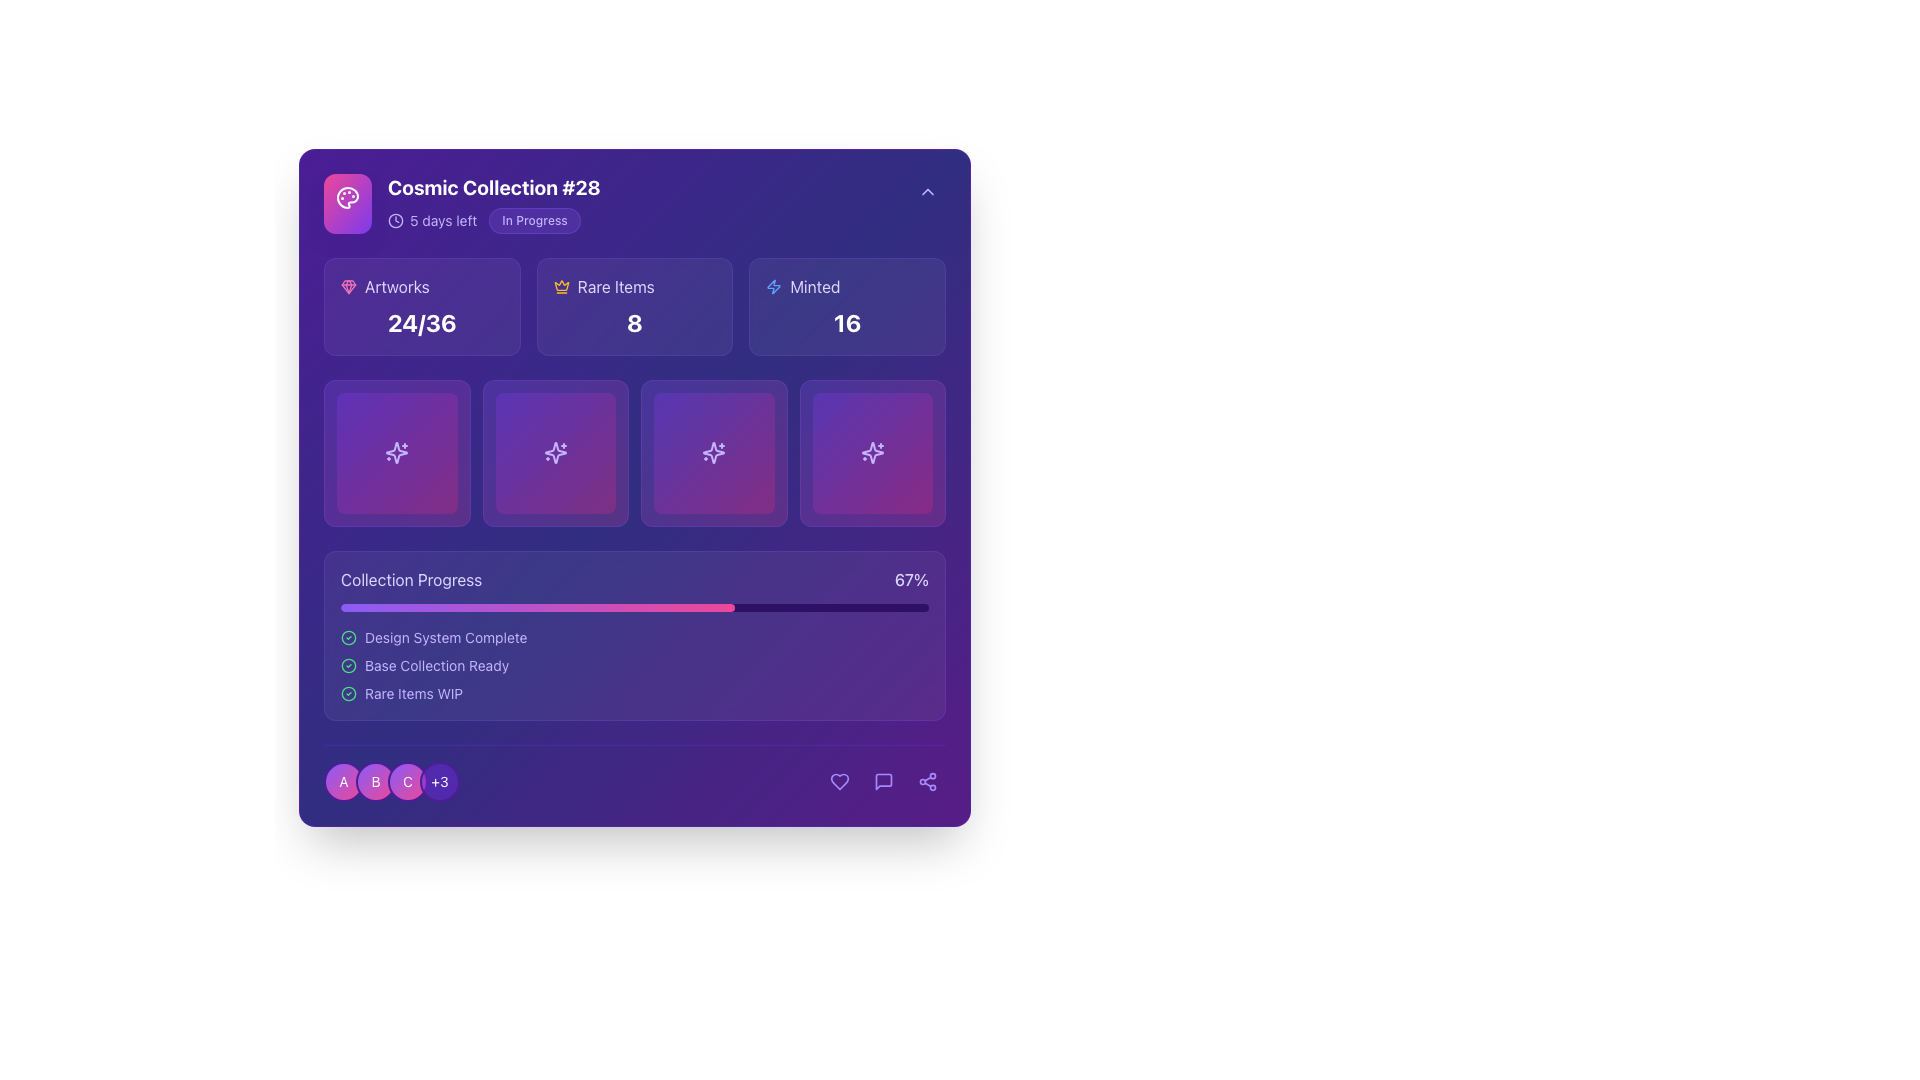 The image size is (1920, 1080). Describe the element at coordinates (494, 220) in the screenshot. I see `the Status indicator for the 'Cosmic Collection #28', which shows '5 days left' and 'In Progress', to access contextual options if available` at that location.